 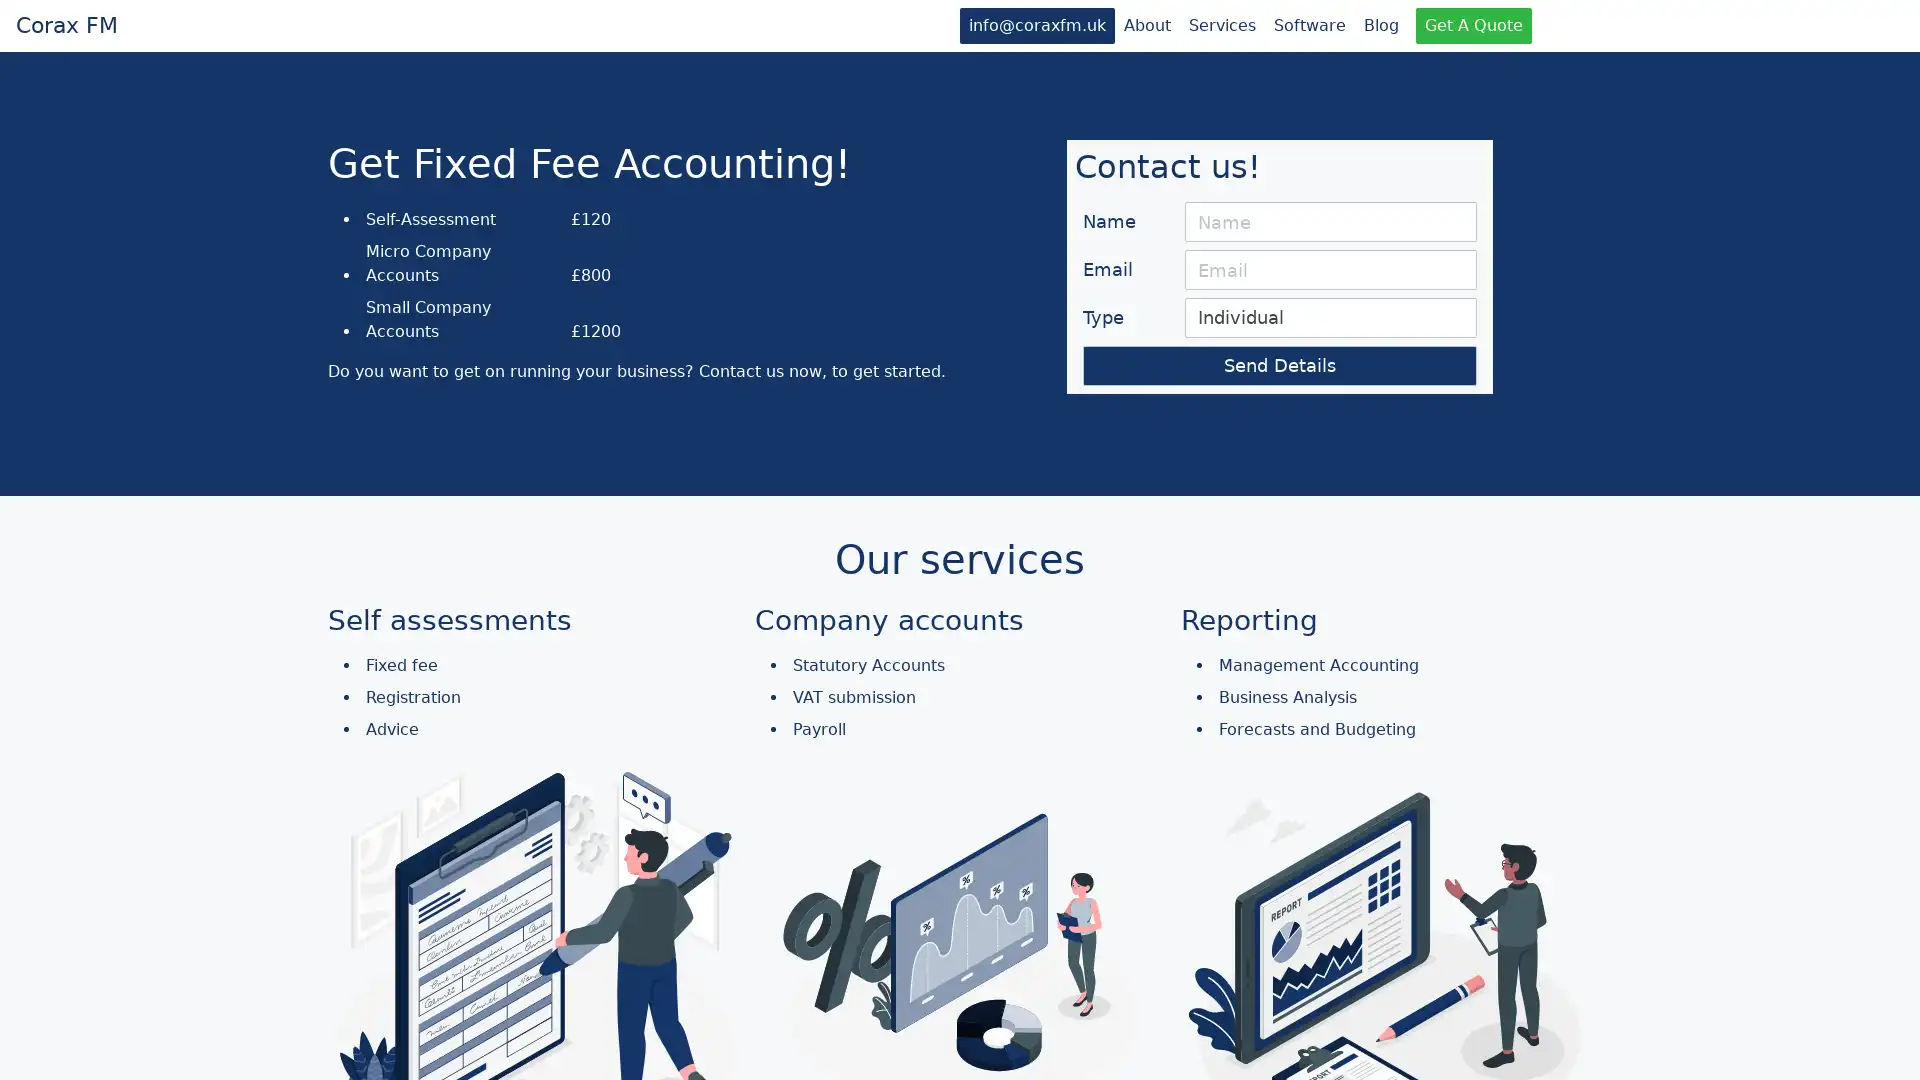 I want to click on Send Details, so click(x=1278, y=366).